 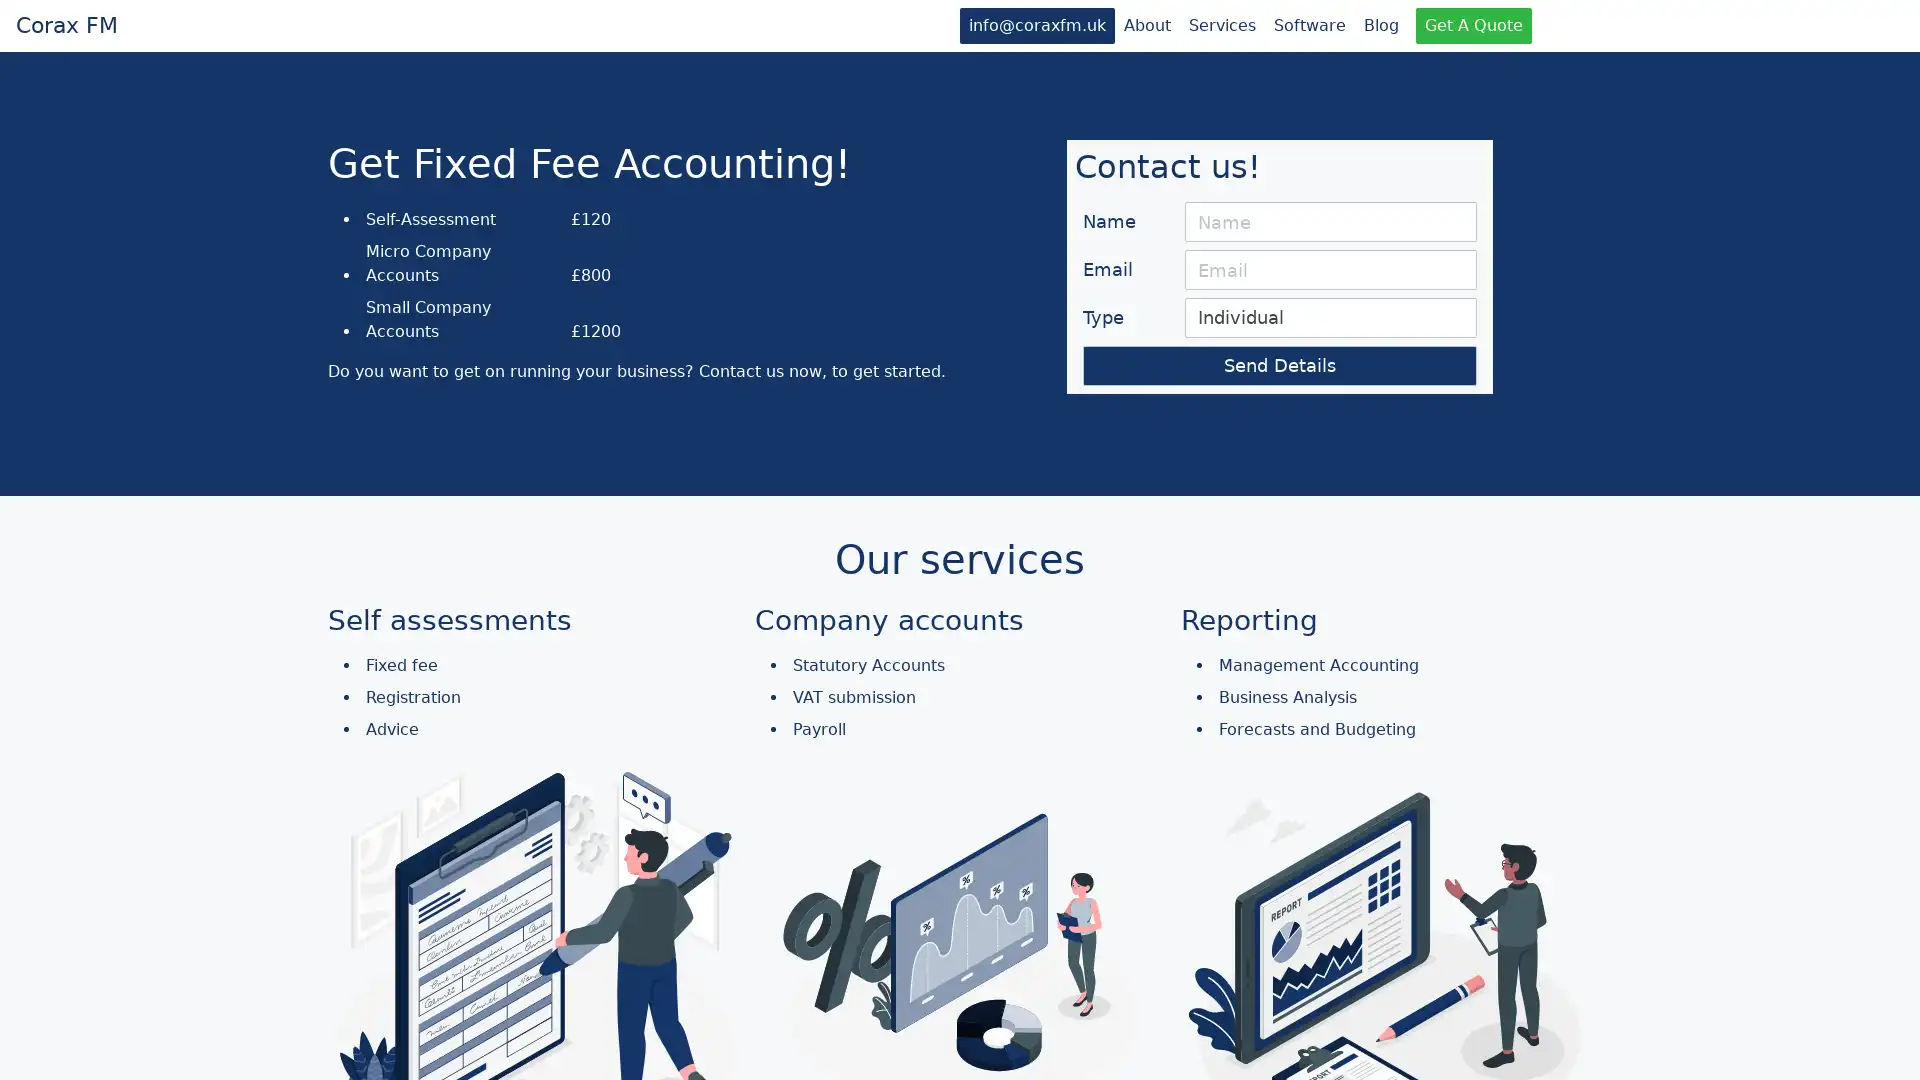 I want to click on Send Details, so click(x=1278, y=366).